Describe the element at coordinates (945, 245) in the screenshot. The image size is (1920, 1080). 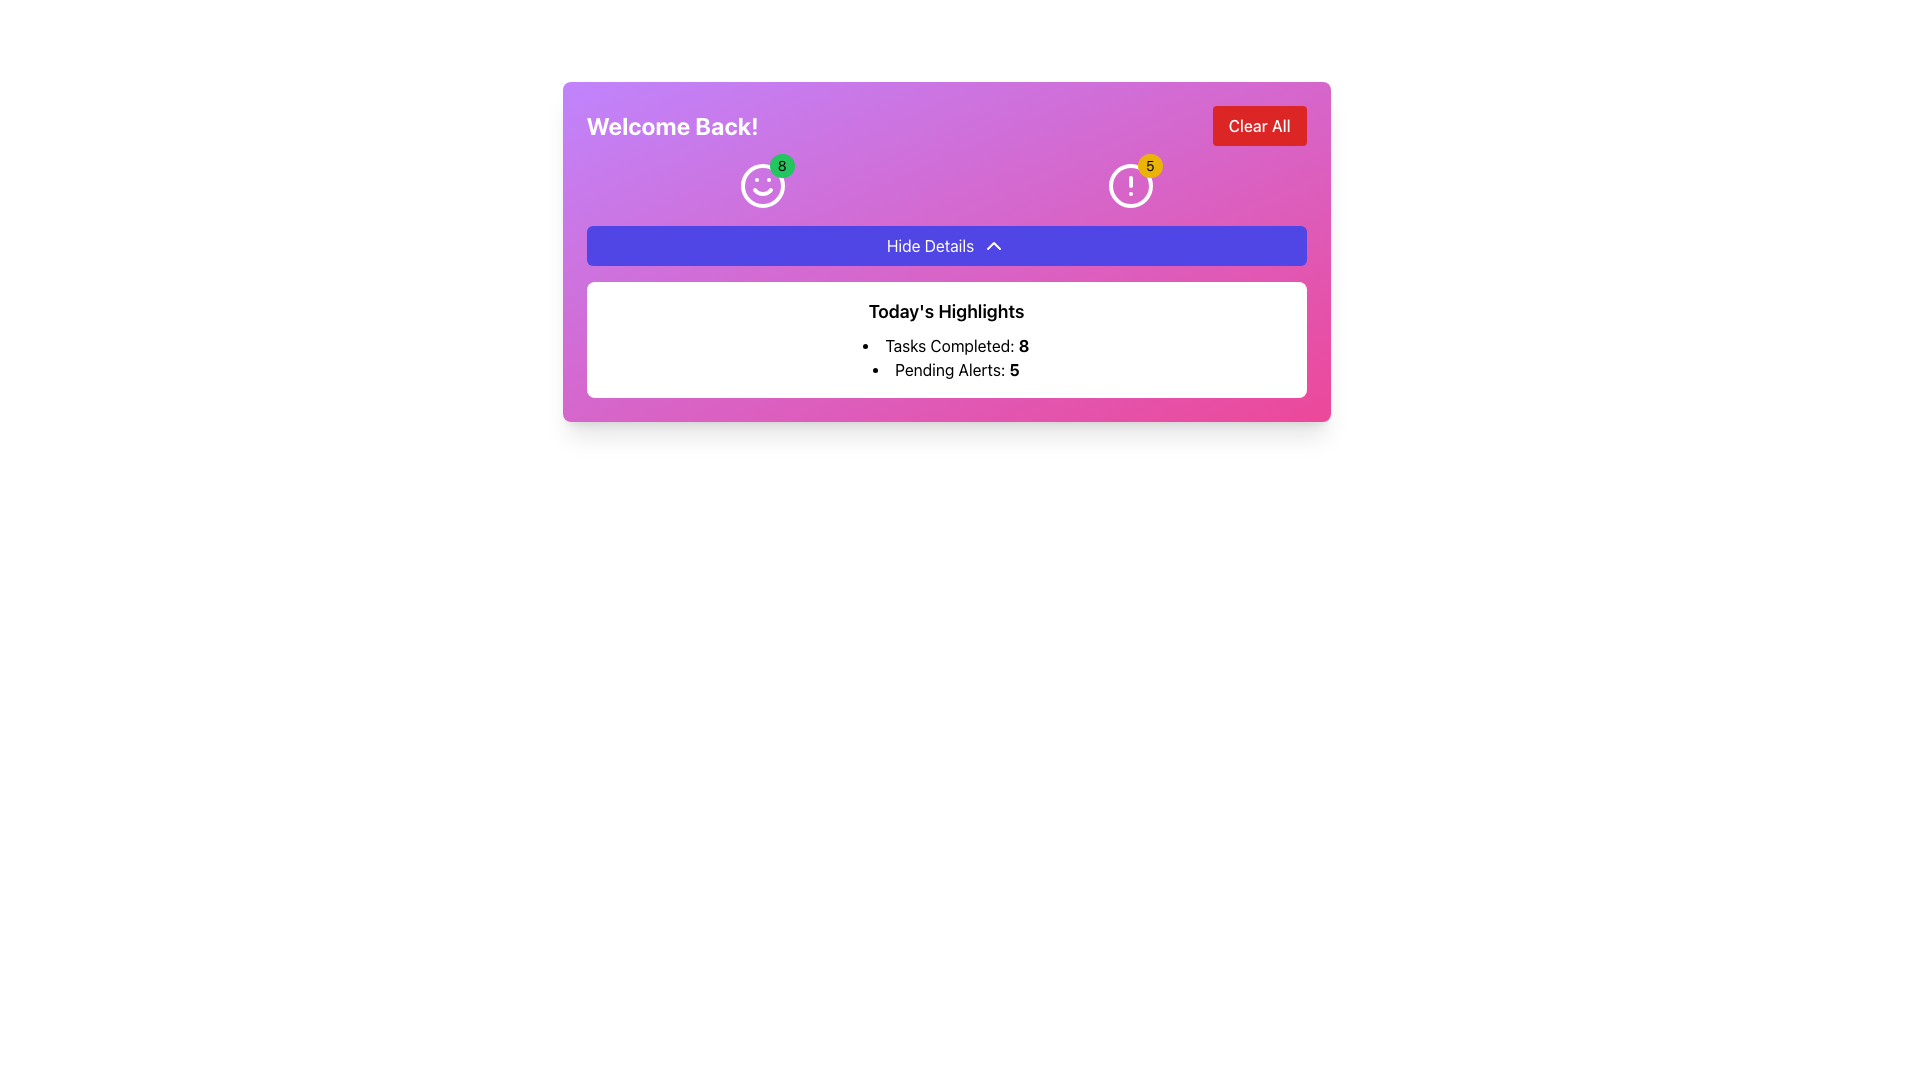
I see `the toggle button located centrally below the 'Welcome Back!' title` at that location.